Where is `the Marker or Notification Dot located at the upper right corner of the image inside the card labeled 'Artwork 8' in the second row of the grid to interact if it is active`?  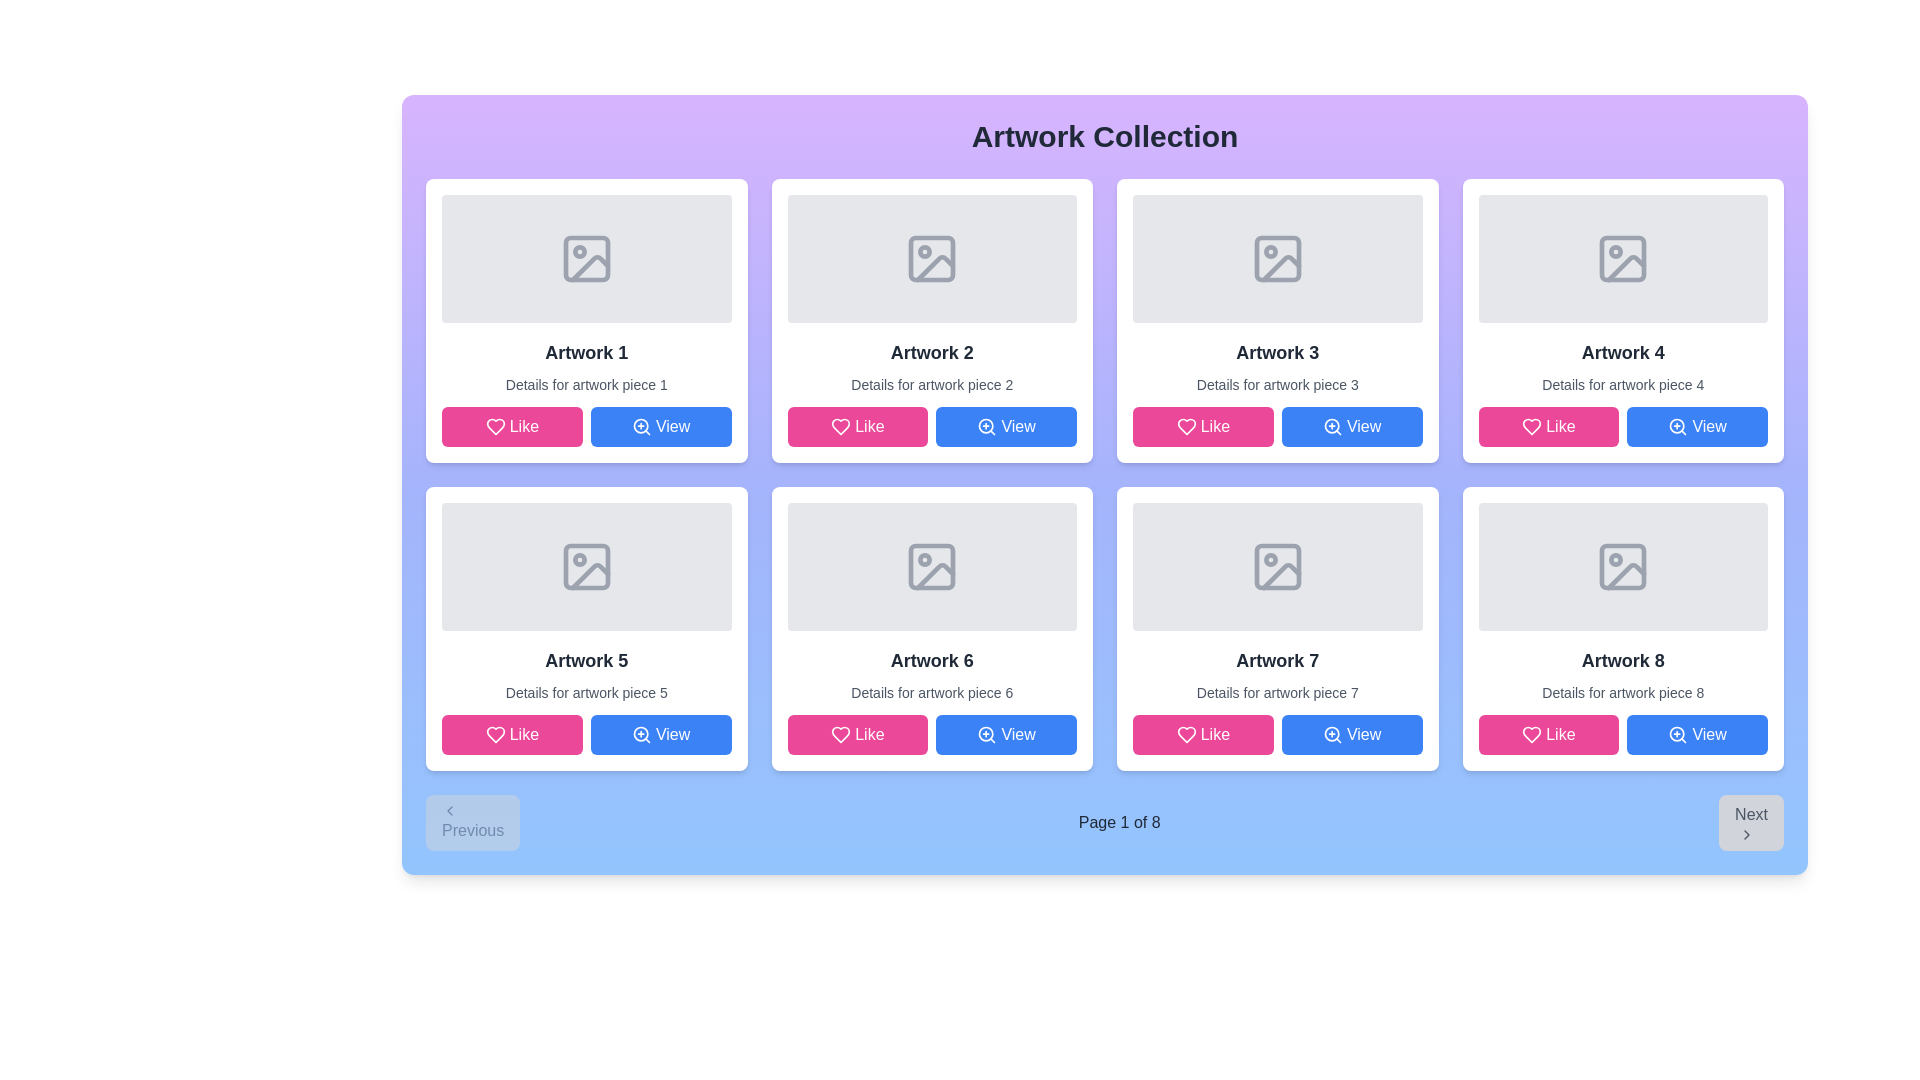
the Marker or Notification Dot located at the upper right corner of the image inside the card labeled 'Artwork 8' in the second row of the grid to interact if it is active is located at coordinates (1616, 559).